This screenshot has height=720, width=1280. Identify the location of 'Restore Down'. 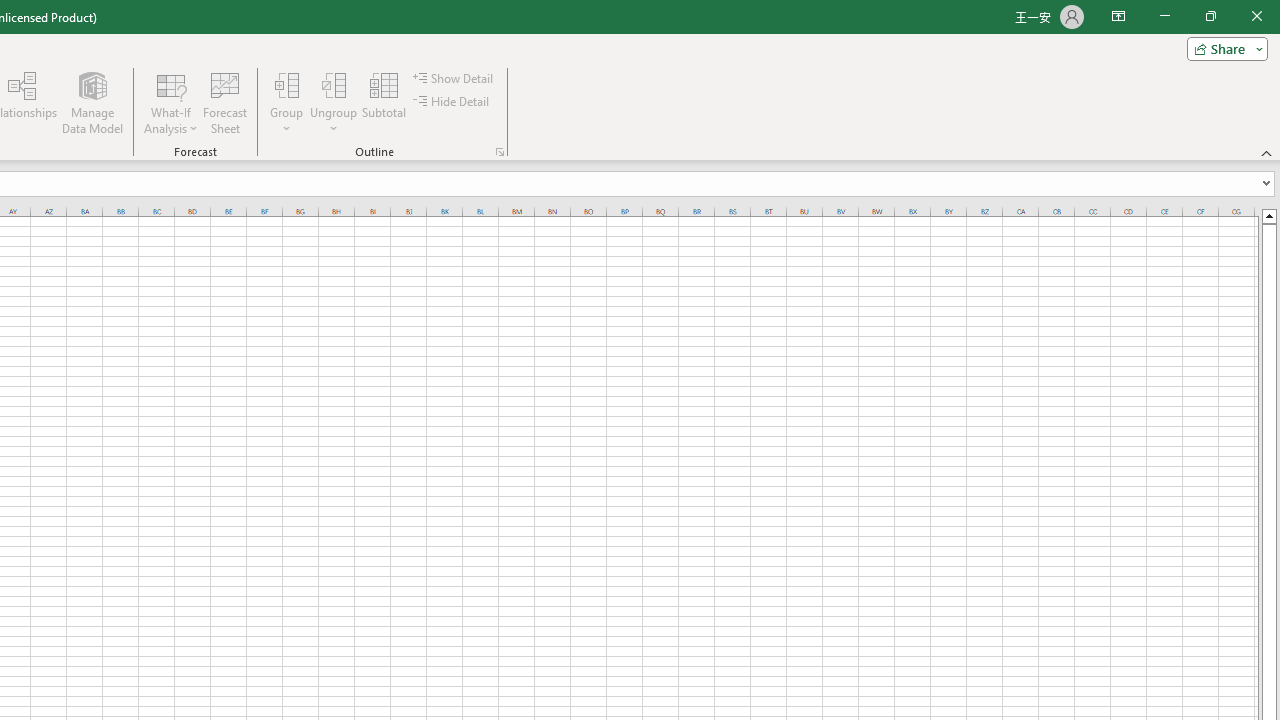
(1209, 16).